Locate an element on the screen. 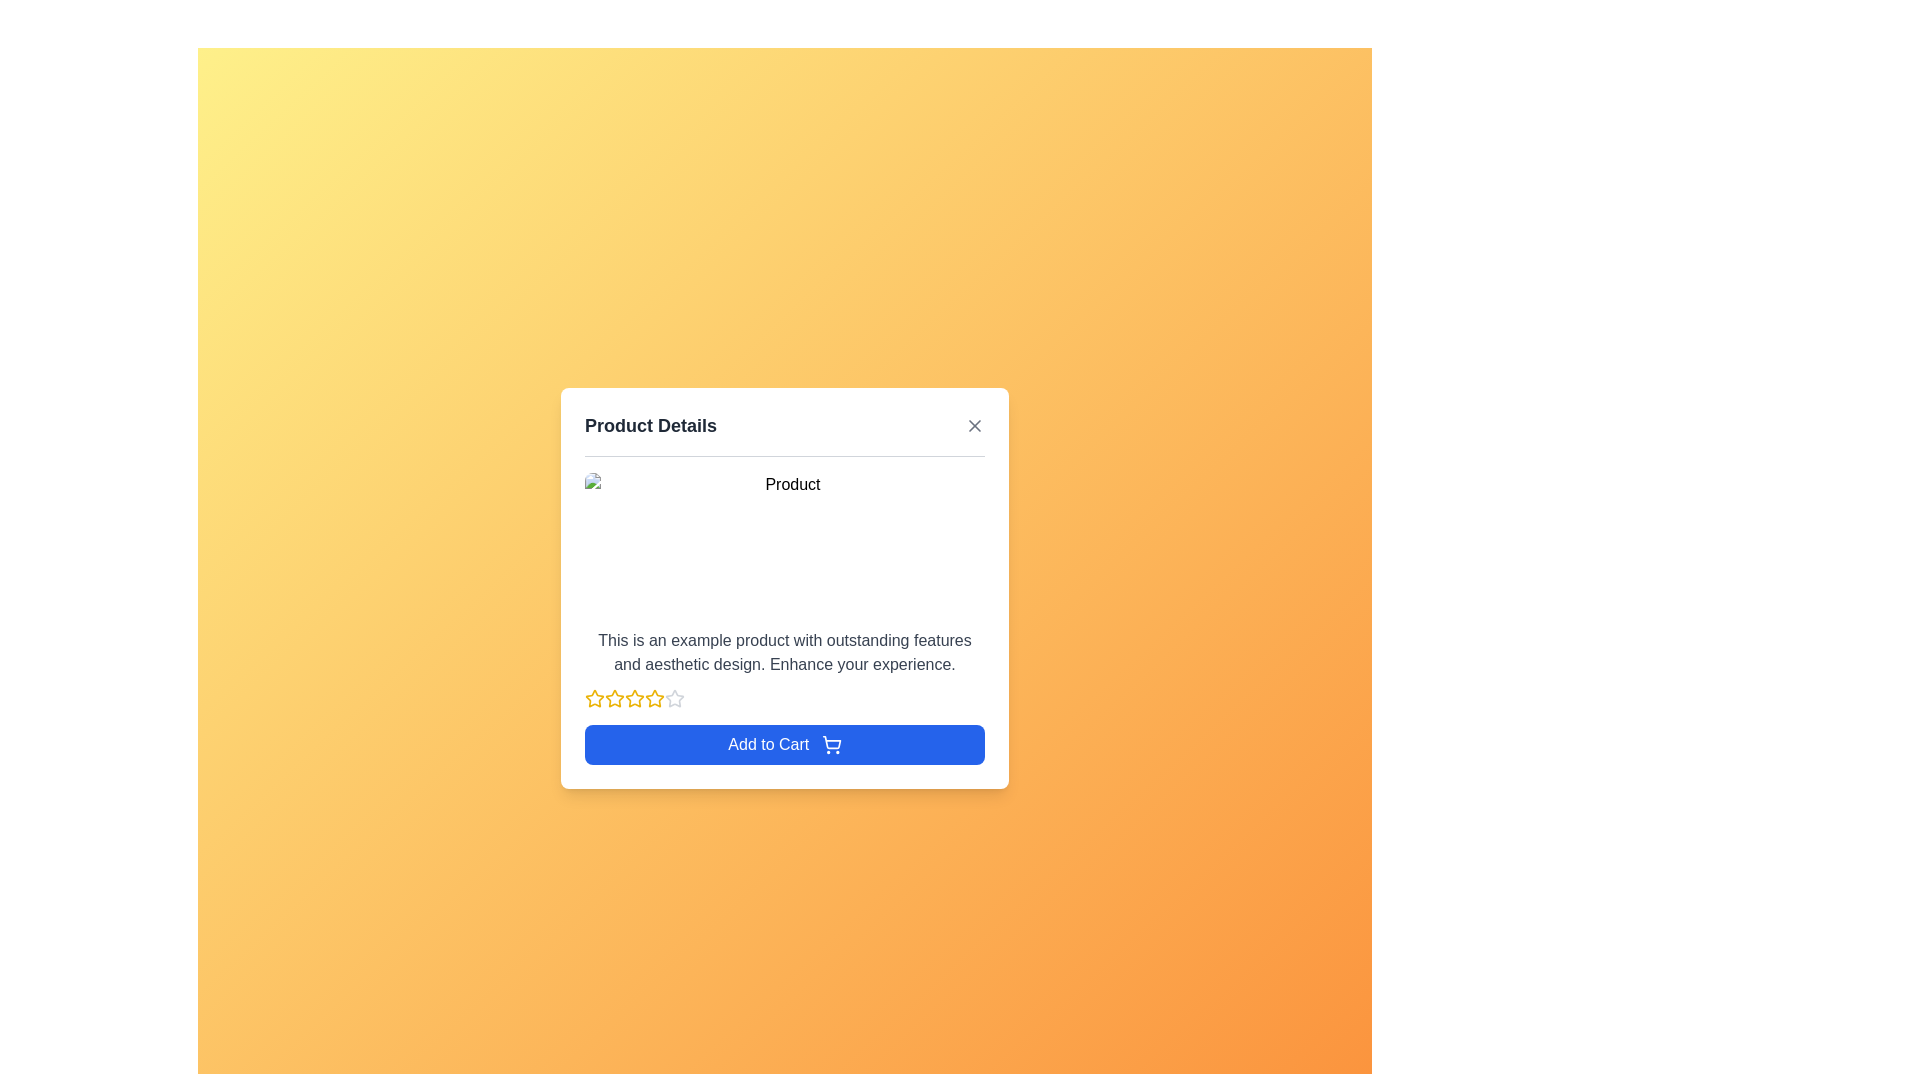 This screenshot has width=1920, height=1080. the shopping cart icon, which is a simplistic line art design located next to the 'Add to Cart' button, centered horizontally in a modal dialog is located at coordinates (831, 745).